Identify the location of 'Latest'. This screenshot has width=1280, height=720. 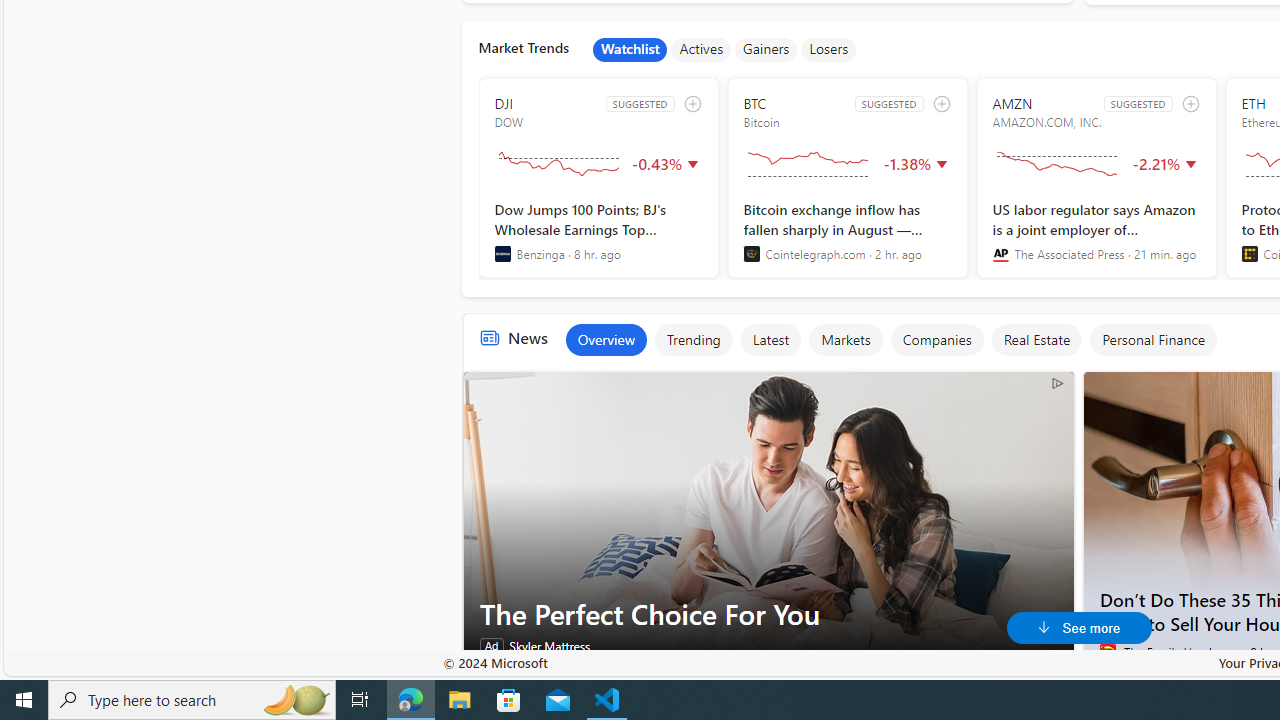
(769, 338).